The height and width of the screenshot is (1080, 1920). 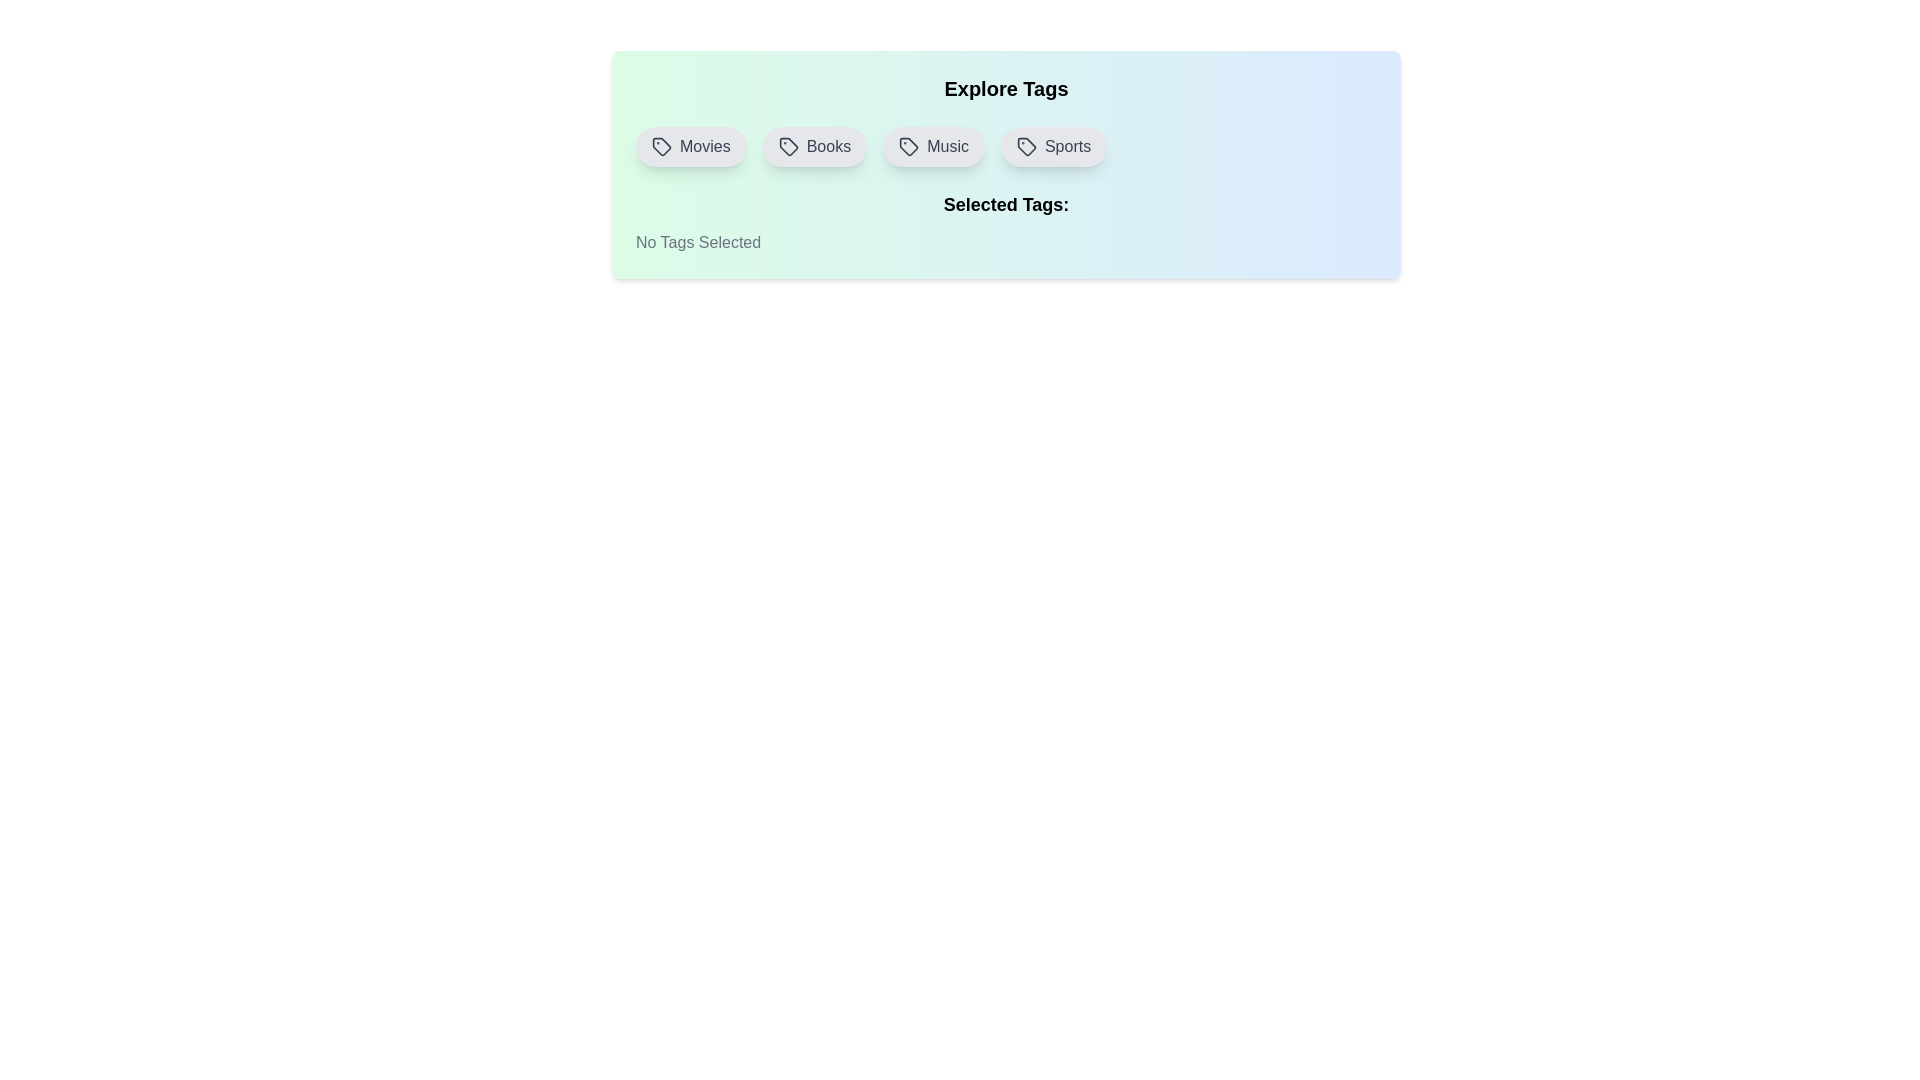 I want to click on the text label displaying 'Selected Tags:' which is located in the middle area of the section beneath a row of selectable tags, so click(x=1006, y=204).